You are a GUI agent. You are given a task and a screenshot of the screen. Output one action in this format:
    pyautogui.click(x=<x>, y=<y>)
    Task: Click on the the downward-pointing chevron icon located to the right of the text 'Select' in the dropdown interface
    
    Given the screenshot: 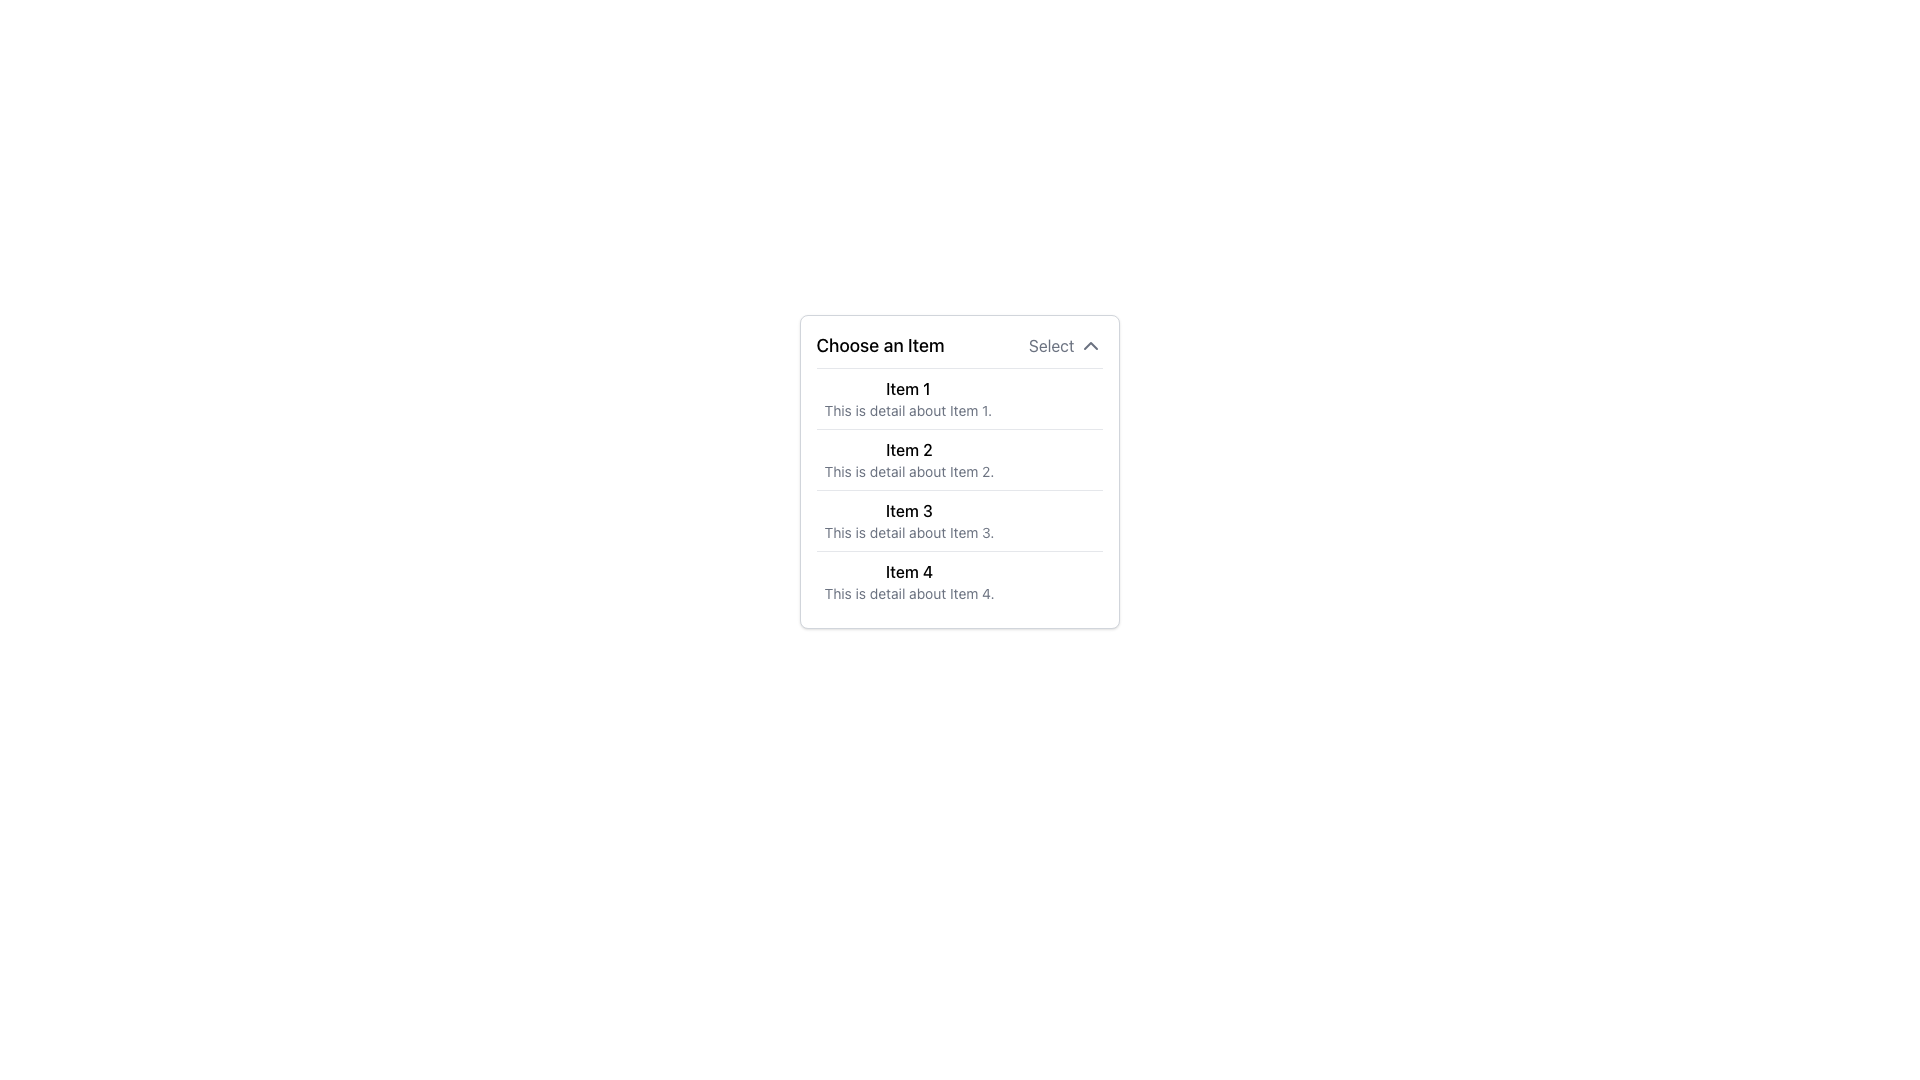 What is the action you would take?
    pyautogui.click(x=1089, y=345)
    